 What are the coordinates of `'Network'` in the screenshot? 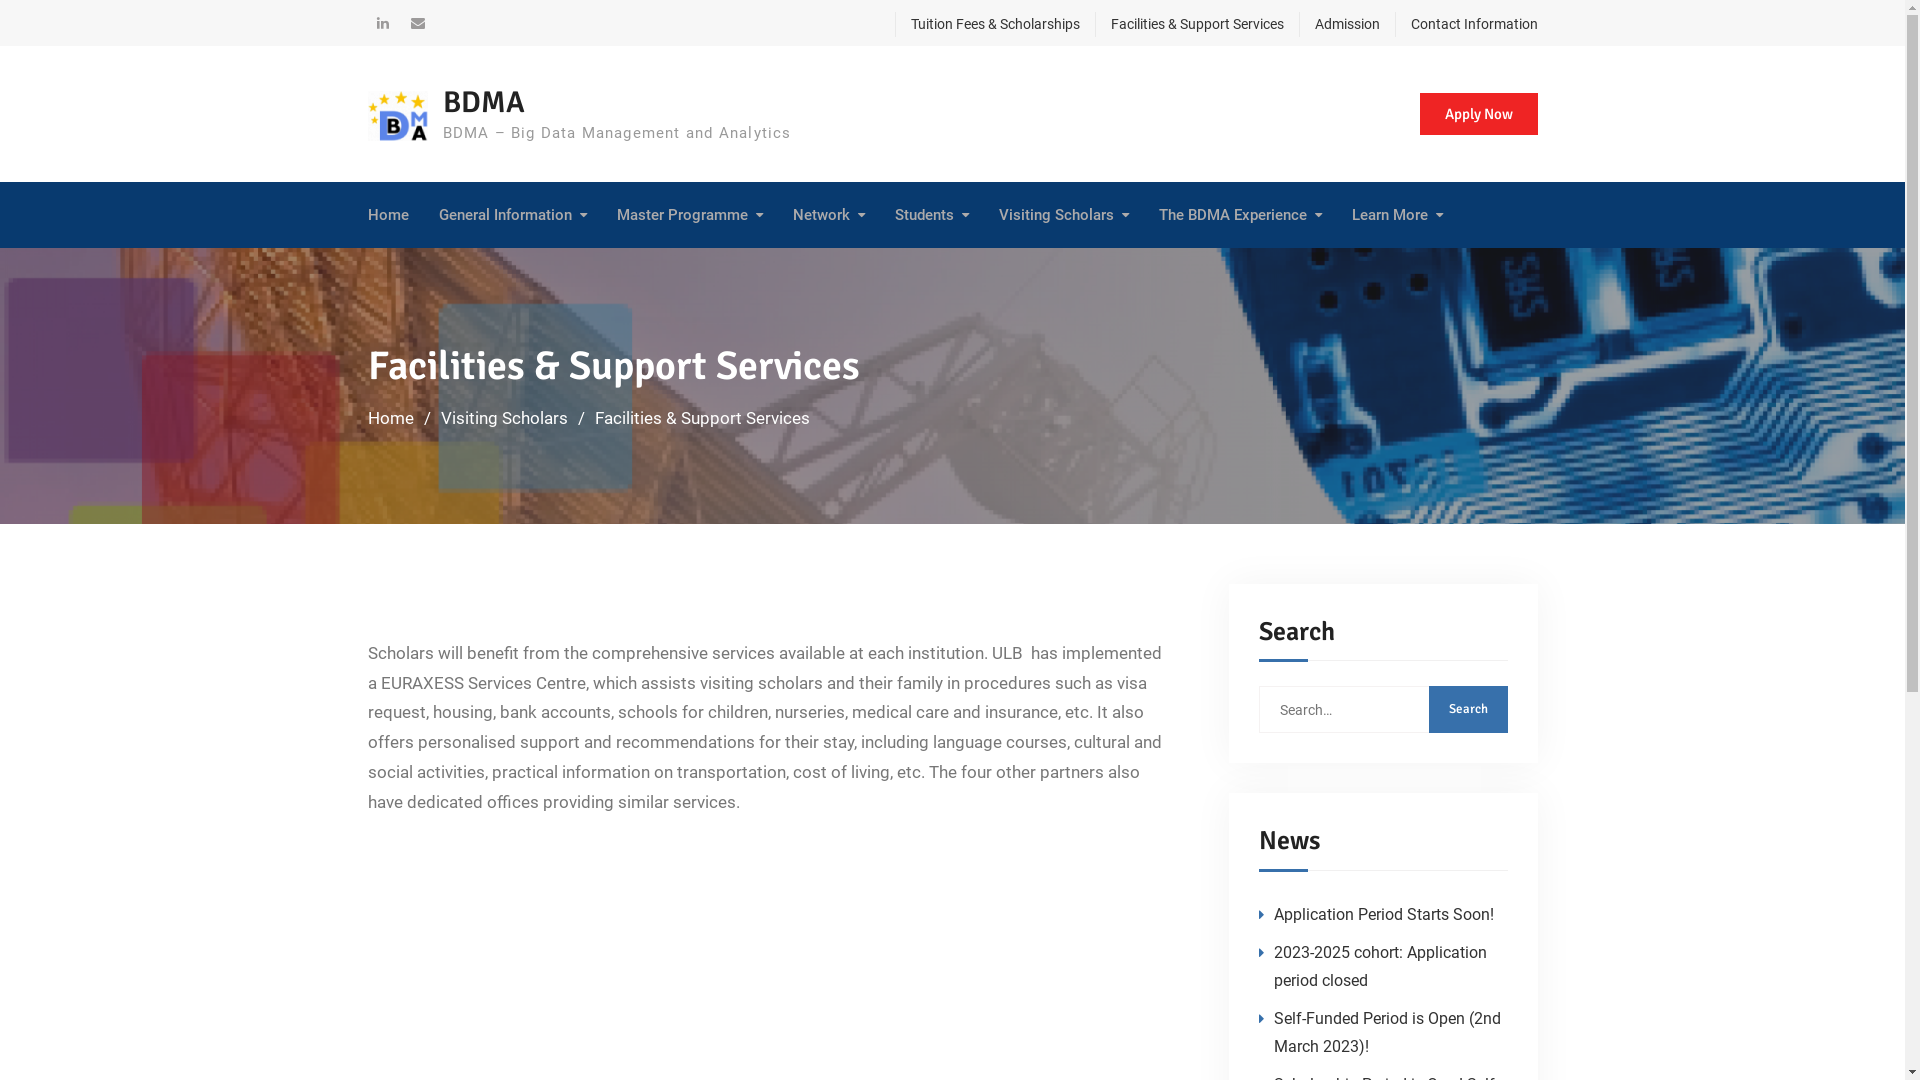 It's located at (828, 215).